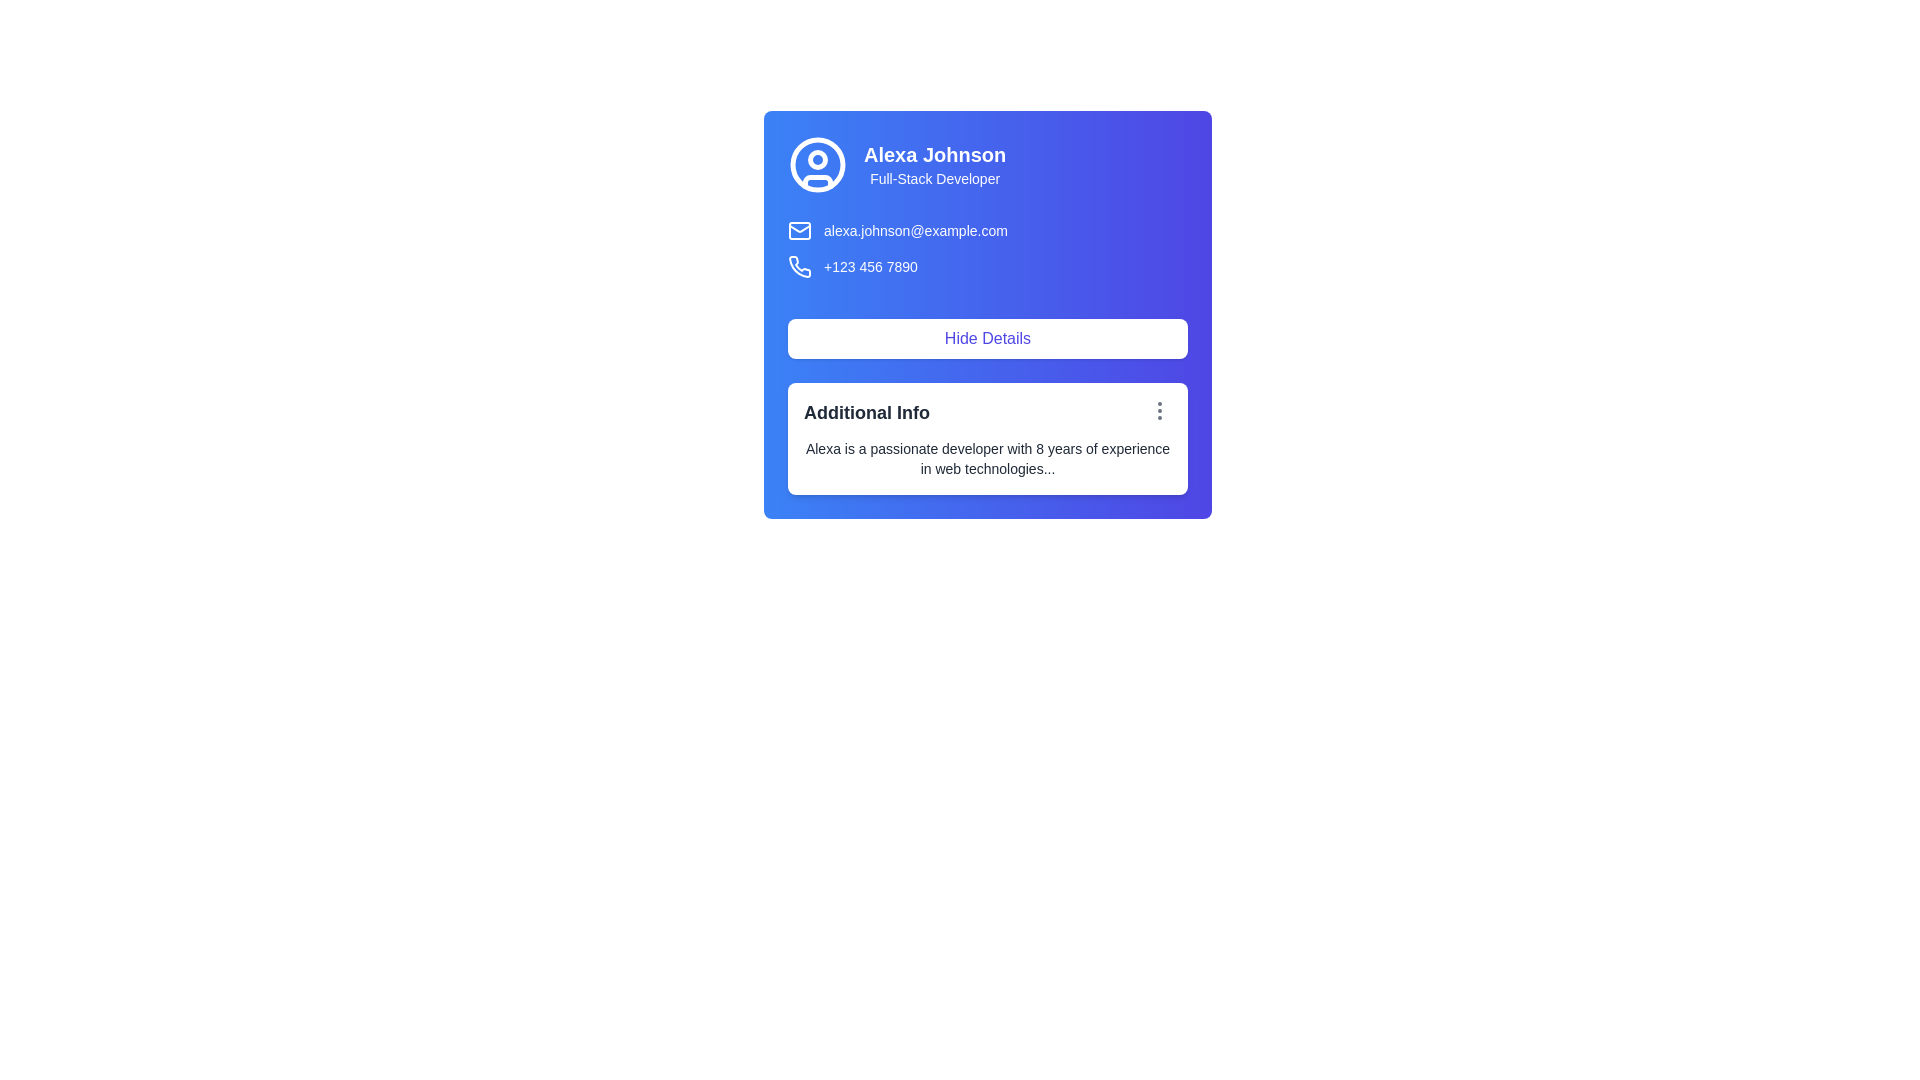 Image resolution: width=1920 pixels, height=1080 pixels. What do you see at coordinates (1160, 410) in the screenshot?
I see `the vertically aligned gray ellipsis icon located to the right of the 'Additional Info' heading` at bounding box center [1160, 410].